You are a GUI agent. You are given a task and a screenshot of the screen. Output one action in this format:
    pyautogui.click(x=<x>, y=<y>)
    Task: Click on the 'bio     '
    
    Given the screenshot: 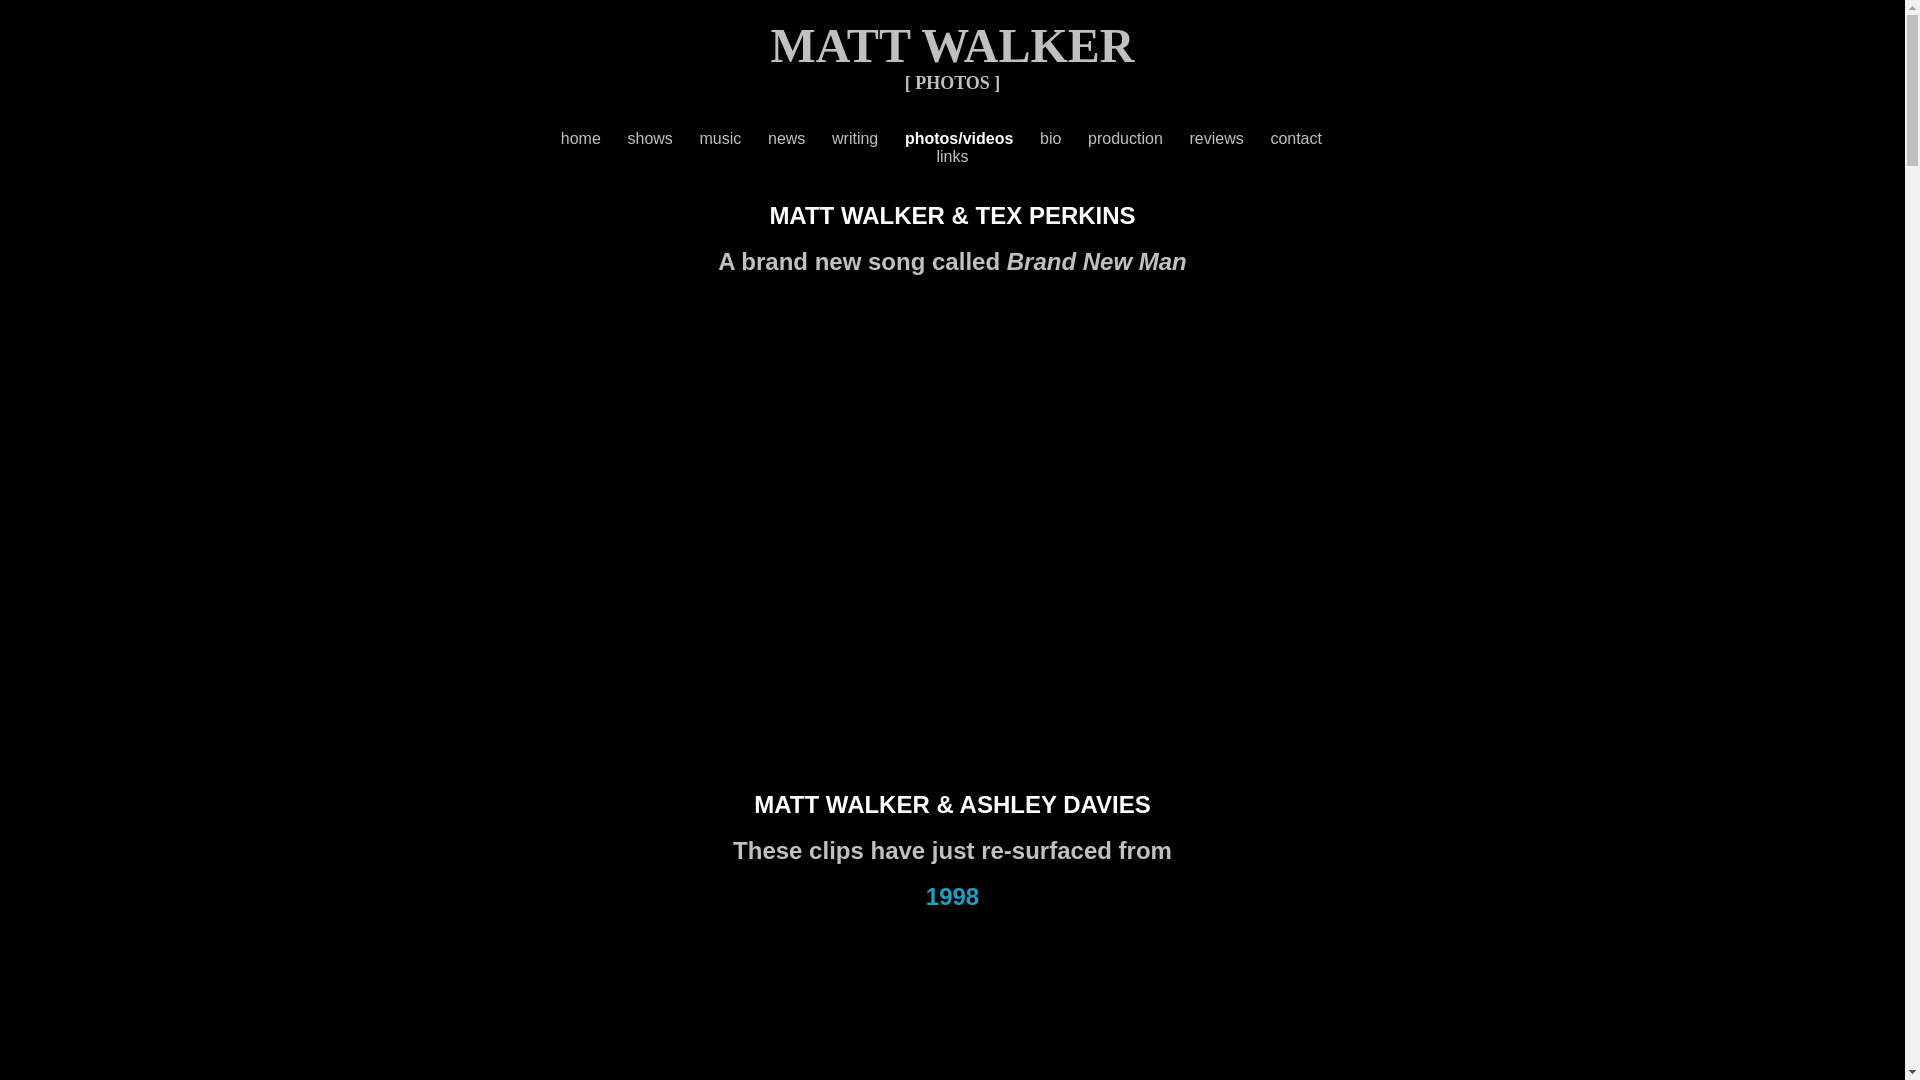 What is the action you would take?
    pyautogui.click(x=1063, y=137)
    